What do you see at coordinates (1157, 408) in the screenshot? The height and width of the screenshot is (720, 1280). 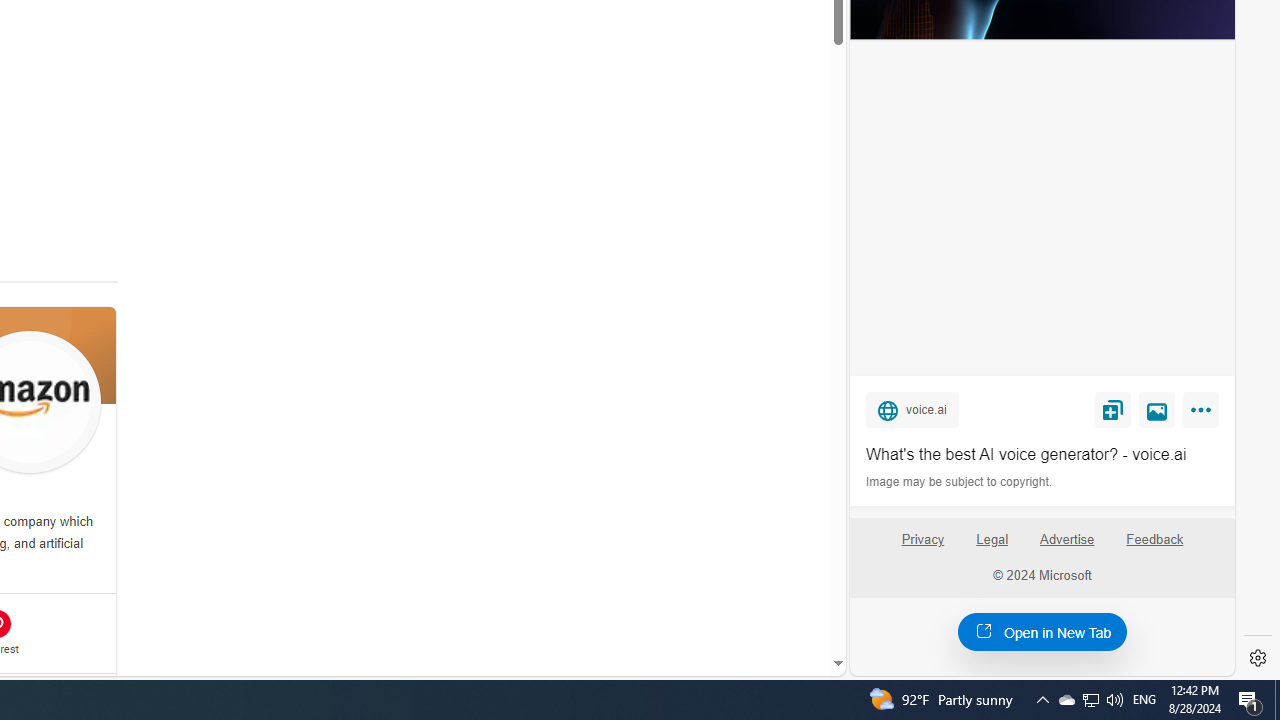 I see `'View image'` at bounding box center [1157, 408].